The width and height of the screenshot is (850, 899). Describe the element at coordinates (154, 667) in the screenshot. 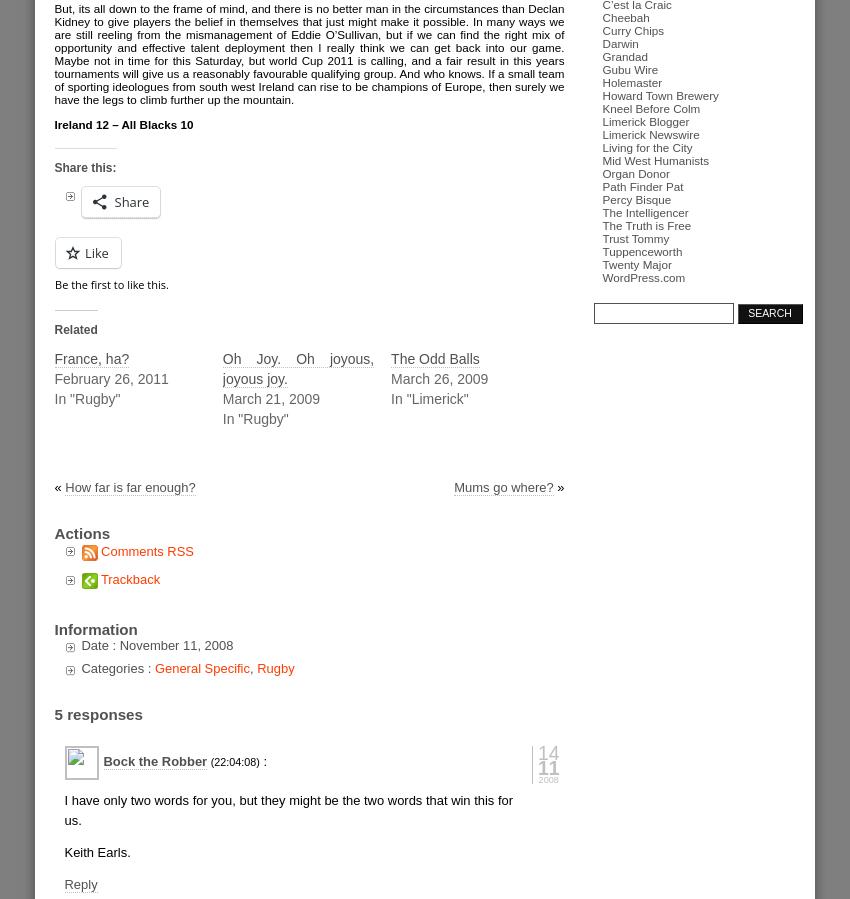

I see `'General Specific'` at that location.